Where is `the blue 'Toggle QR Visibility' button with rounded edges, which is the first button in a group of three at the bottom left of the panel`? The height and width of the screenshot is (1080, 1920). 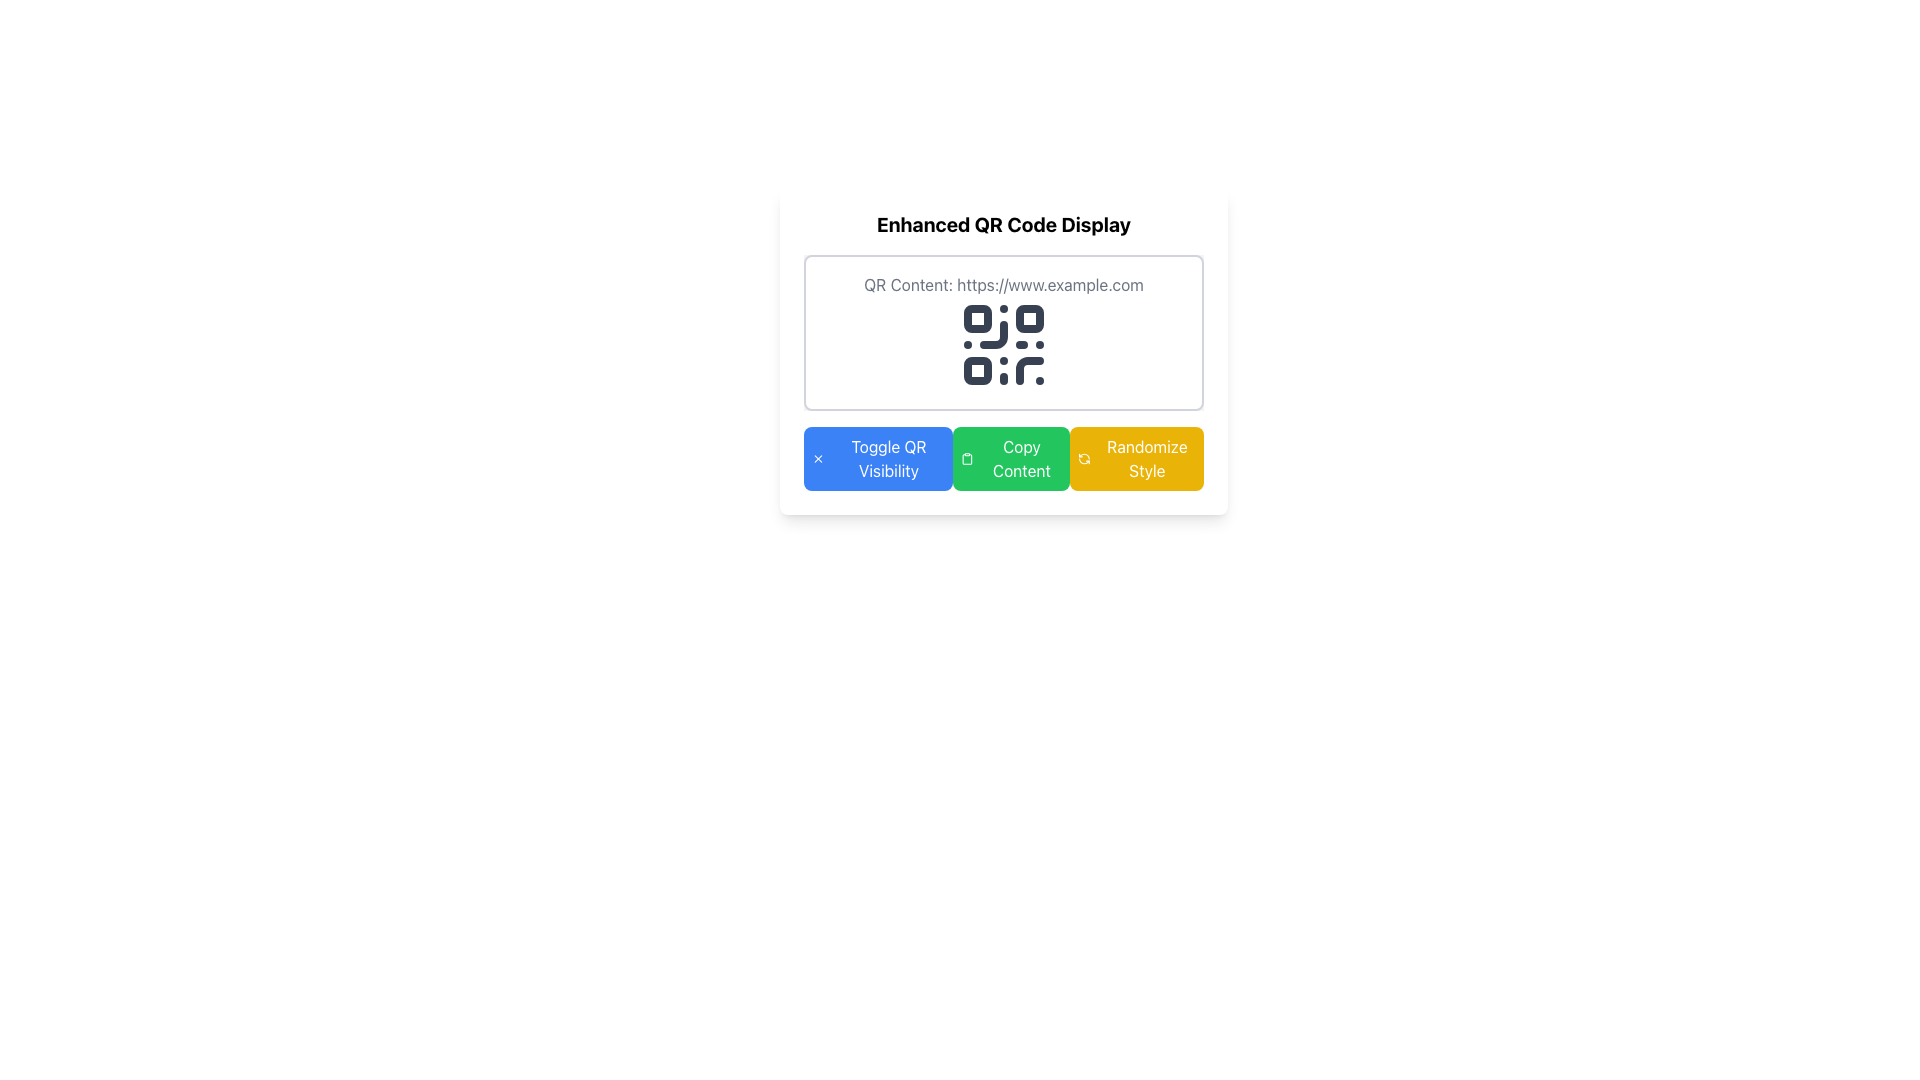 the blue 'Toggle QR Visibility' button with rounded edges, which is the first button in a group of three at the bottom left of the panel is located at coordinates (878, 459).